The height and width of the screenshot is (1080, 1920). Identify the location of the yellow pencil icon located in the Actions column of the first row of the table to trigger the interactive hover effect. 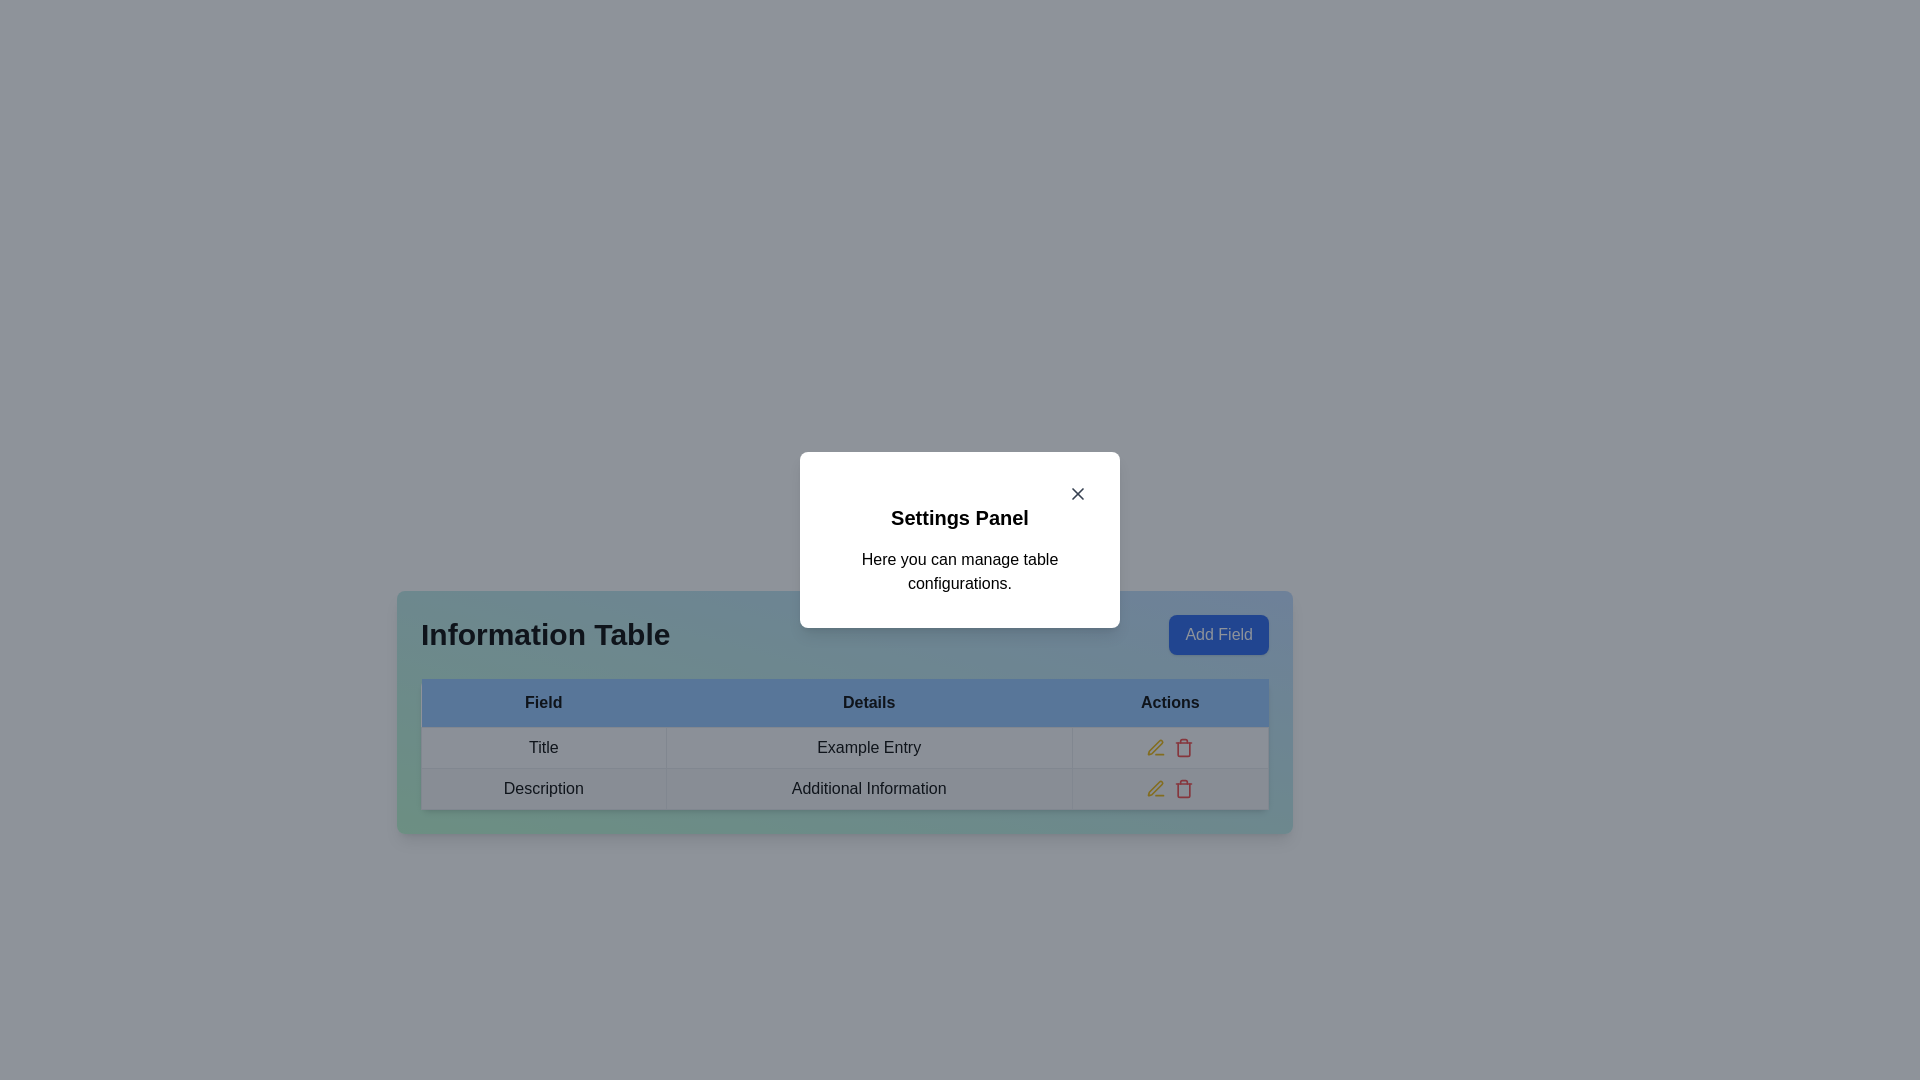
(1156, 748).